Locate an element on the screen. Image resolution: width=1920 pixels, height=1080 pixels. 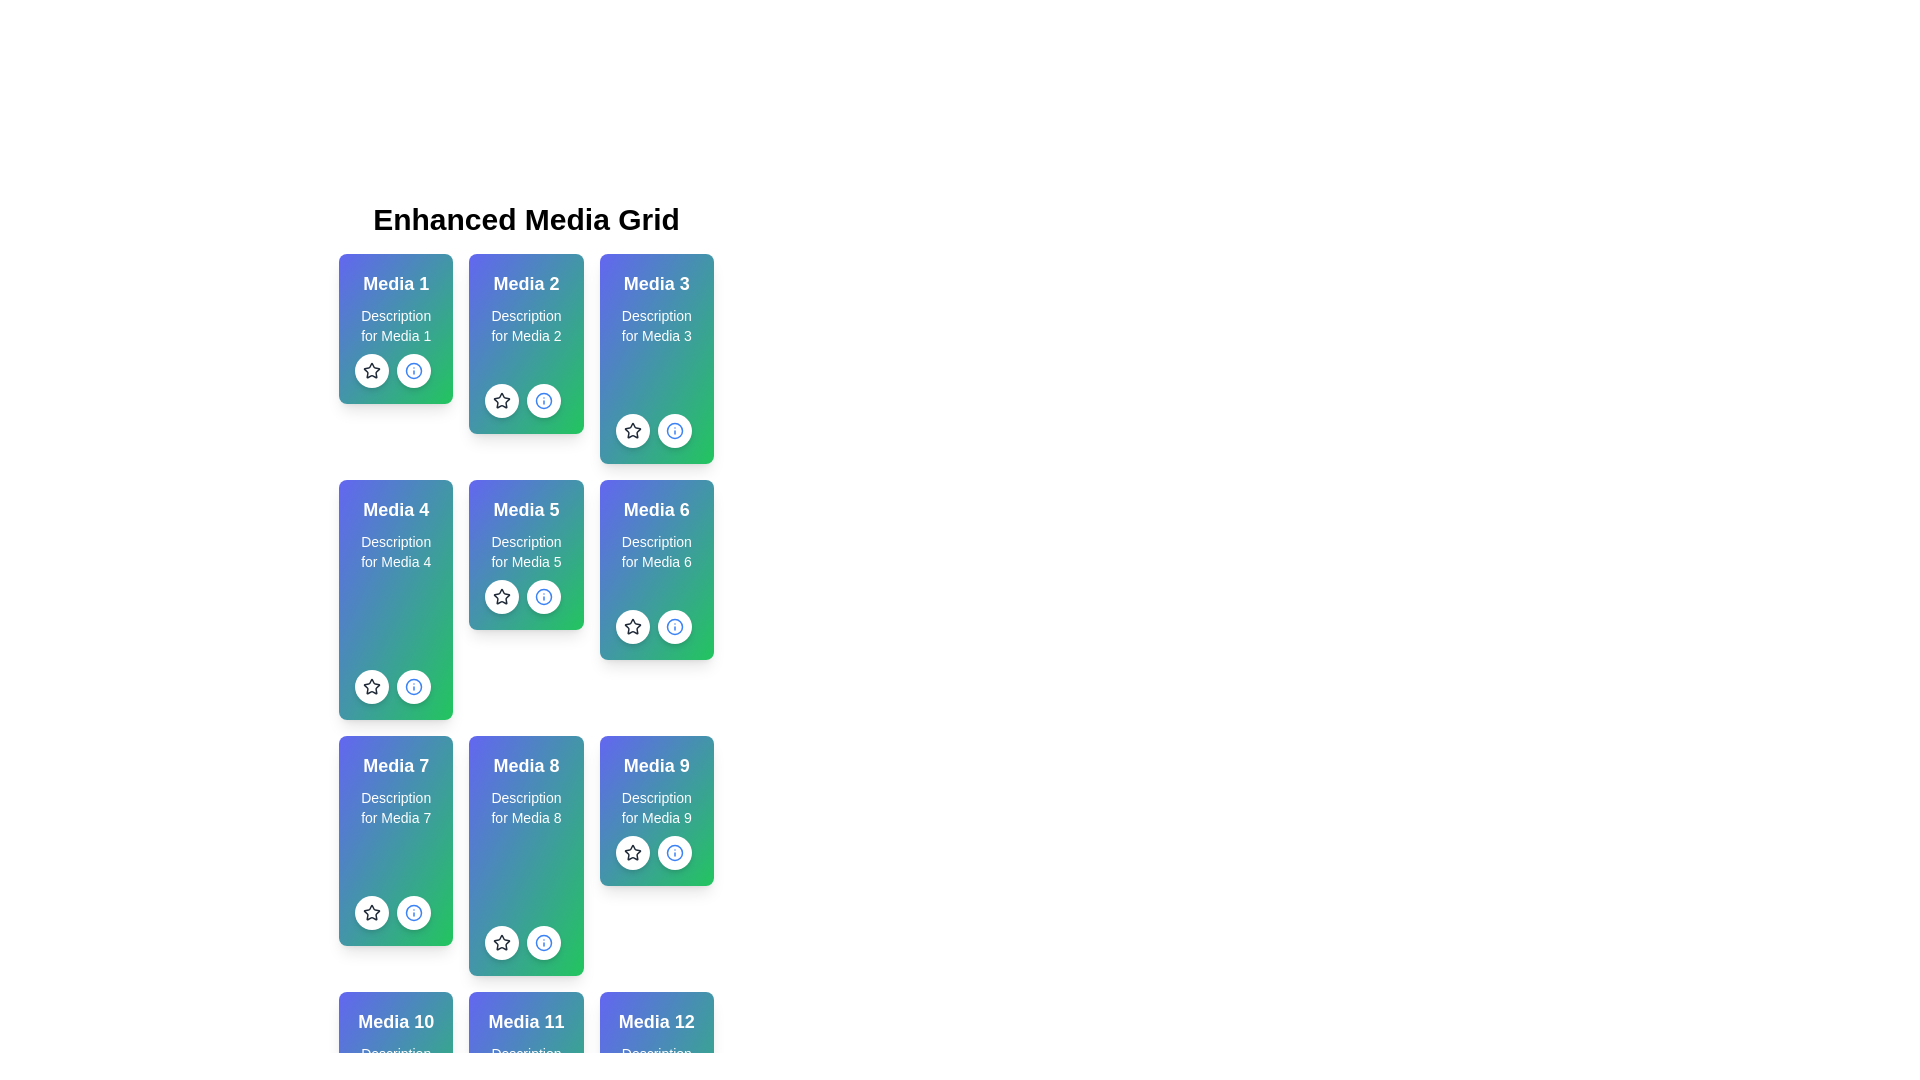
the static text label that reads 'Description for Media 1', located below the title text in the card titled 'Media 1' is located at coordinates (396, 325).